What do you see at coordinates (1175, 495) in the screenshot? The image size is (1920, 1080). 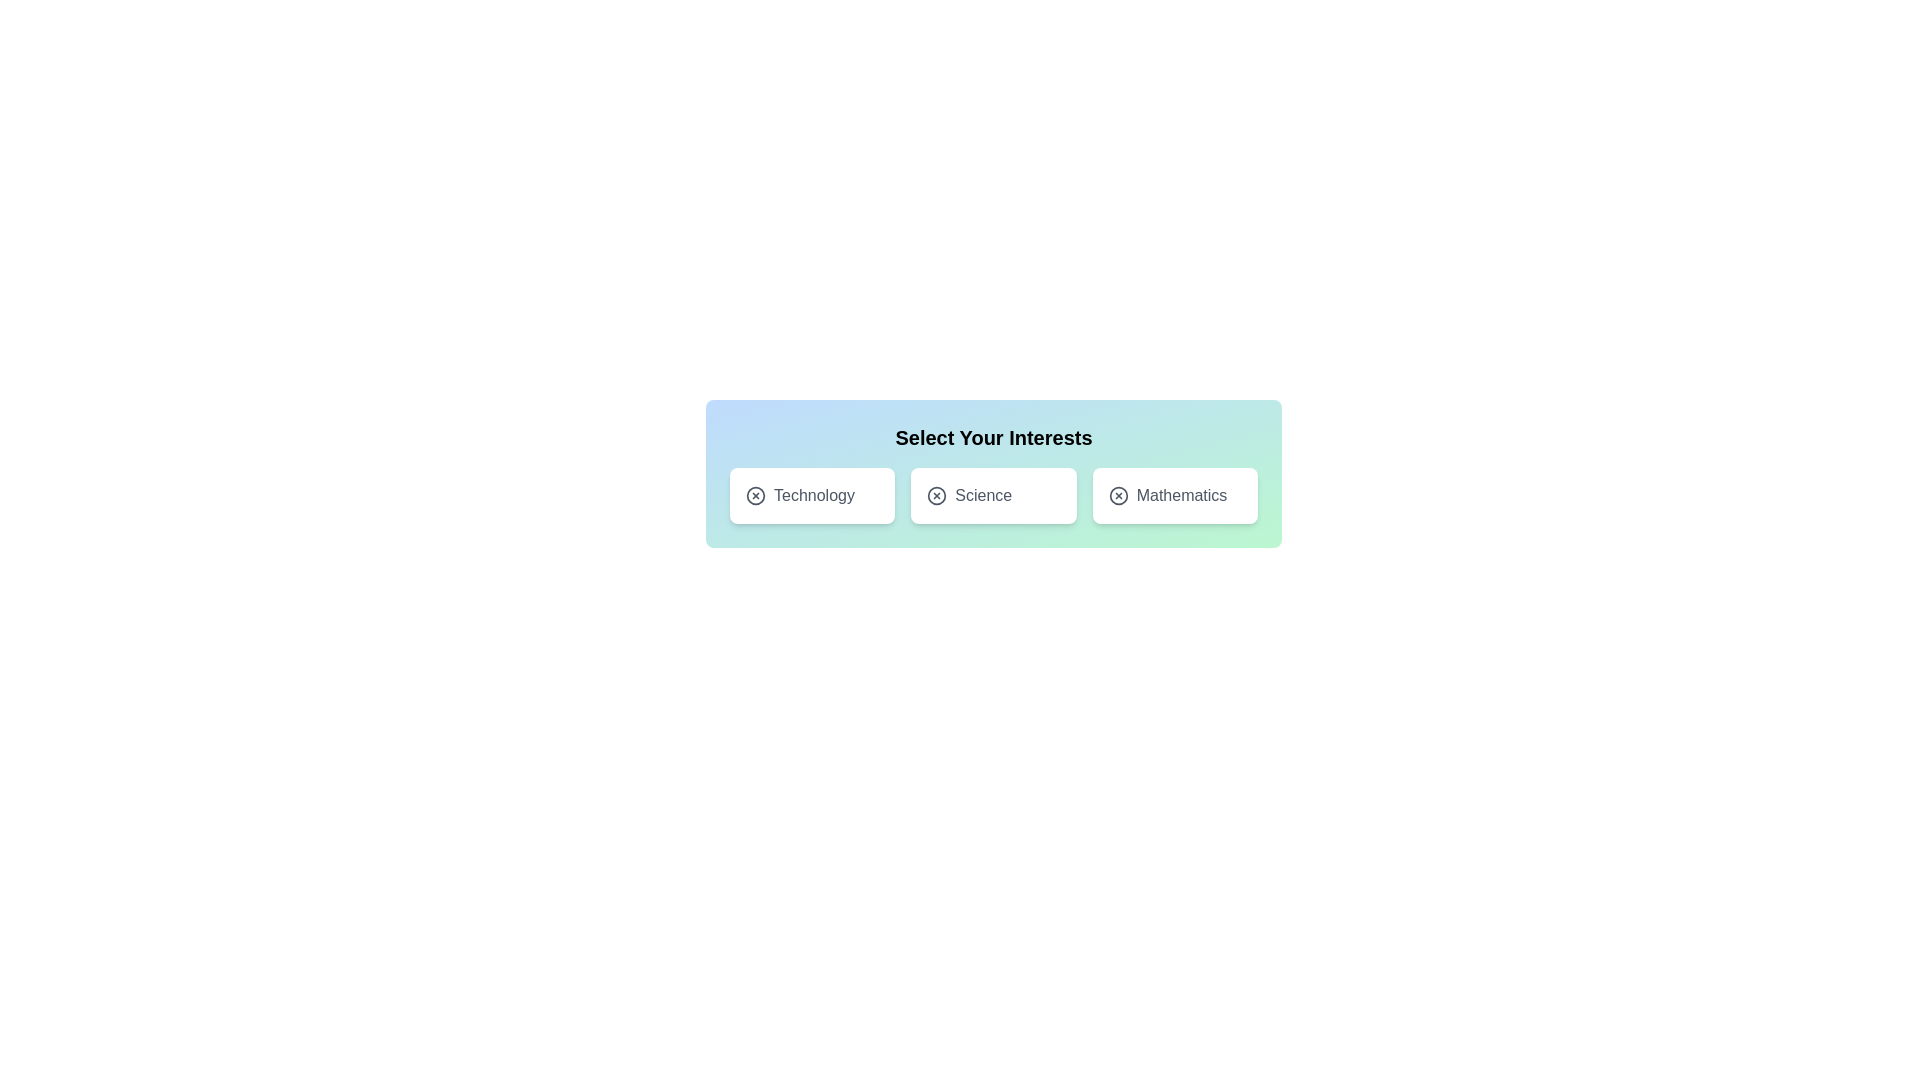 I see `the tag Mathematics` at bounding box center [1175, 495].